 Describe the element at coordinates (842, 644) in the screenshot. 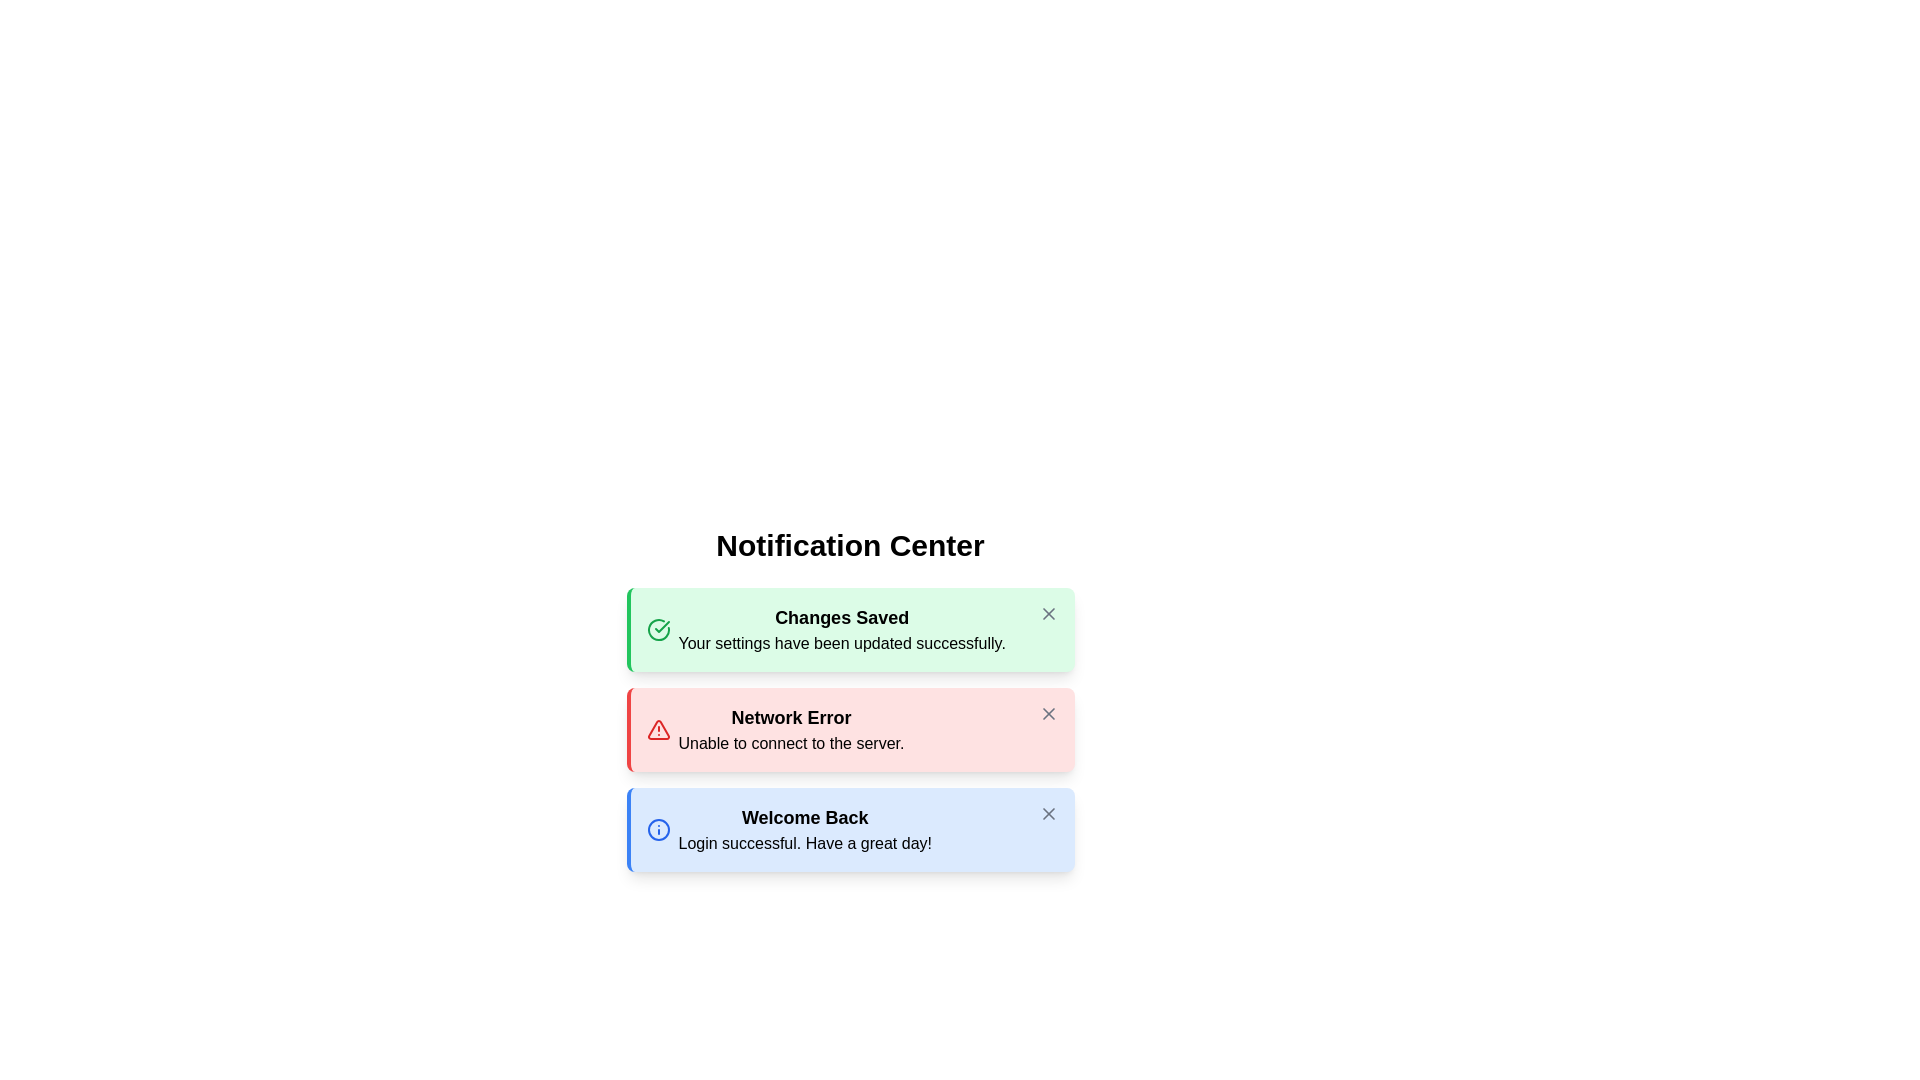

I see `status message displayed in the label located below the heading 'Changes Saved' in the notification card` at that location.